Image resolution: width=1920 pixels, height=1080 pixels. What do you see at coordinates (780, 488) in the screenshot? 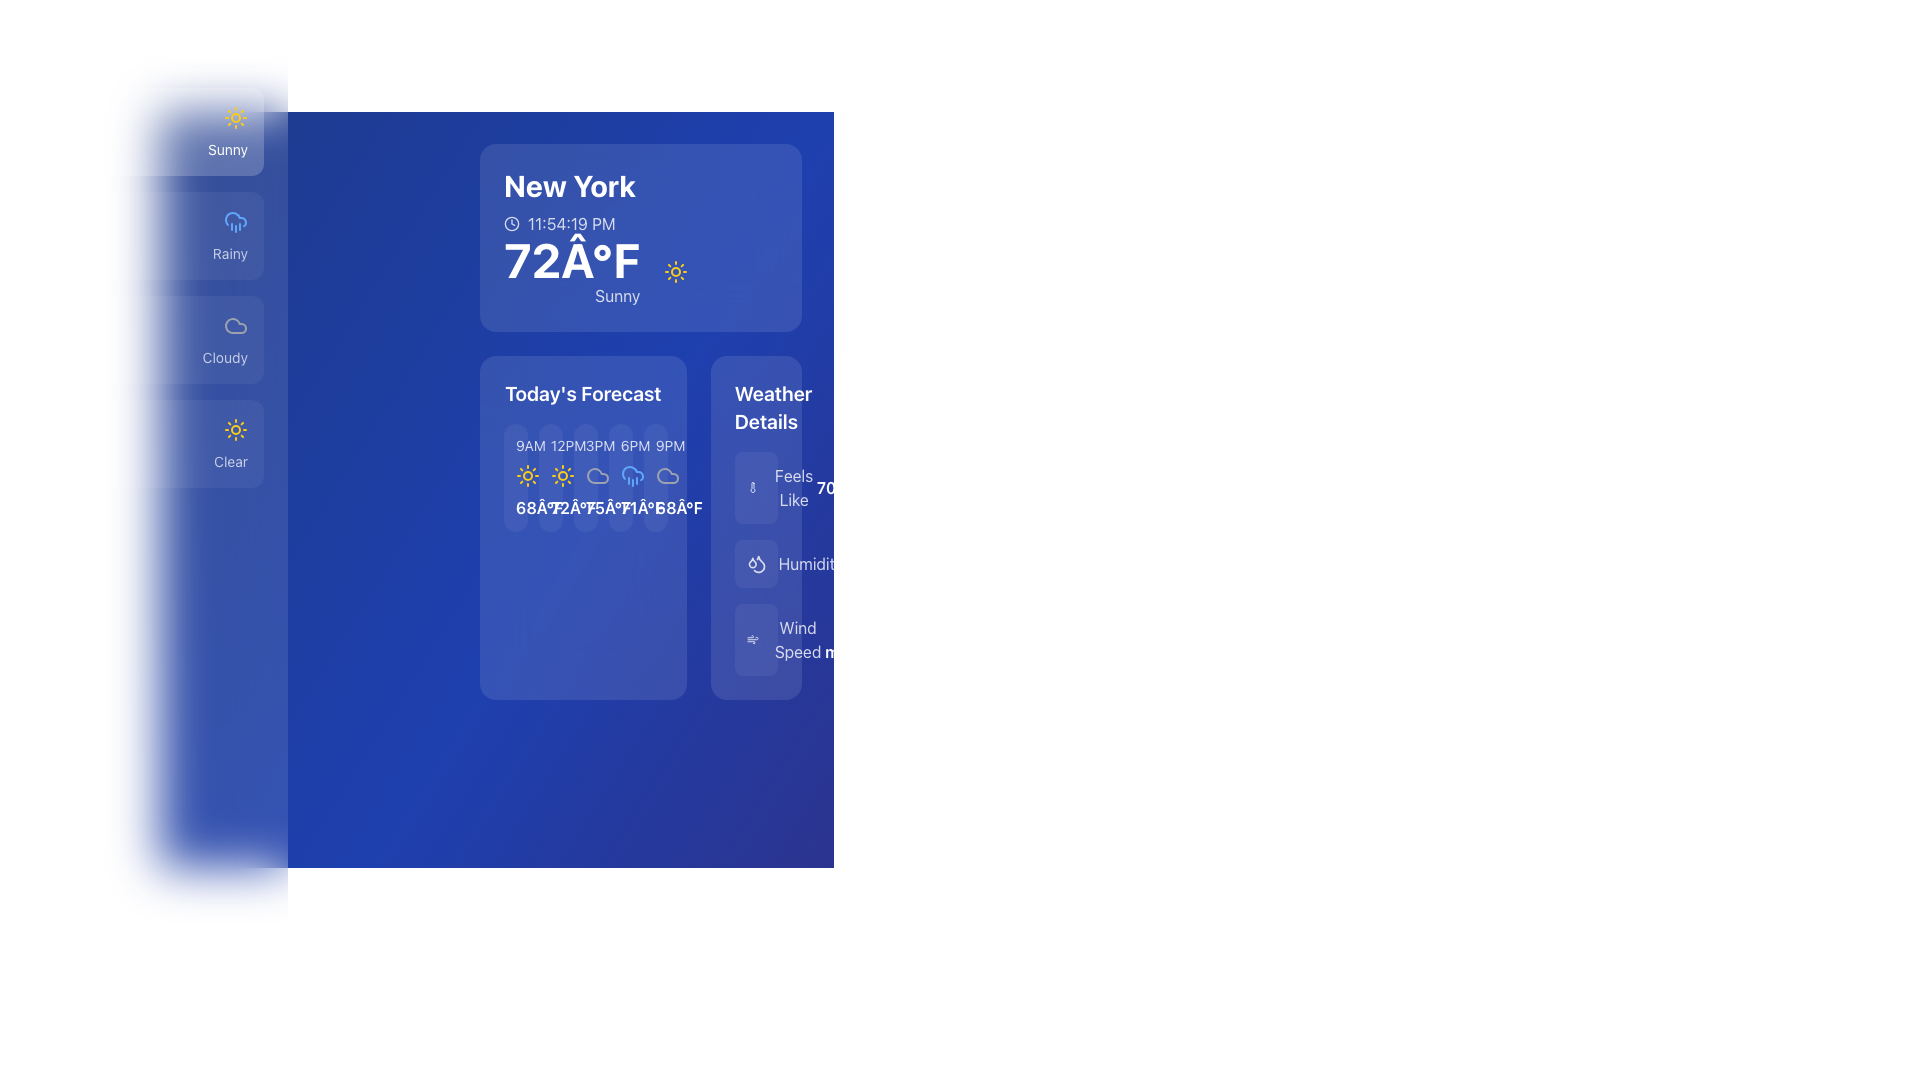
I see `the 'Feels Like' text label which is located in the top-right portion of the interface under 'Weather Details', next to a thermometer icon` at bounding box center [780, 488].